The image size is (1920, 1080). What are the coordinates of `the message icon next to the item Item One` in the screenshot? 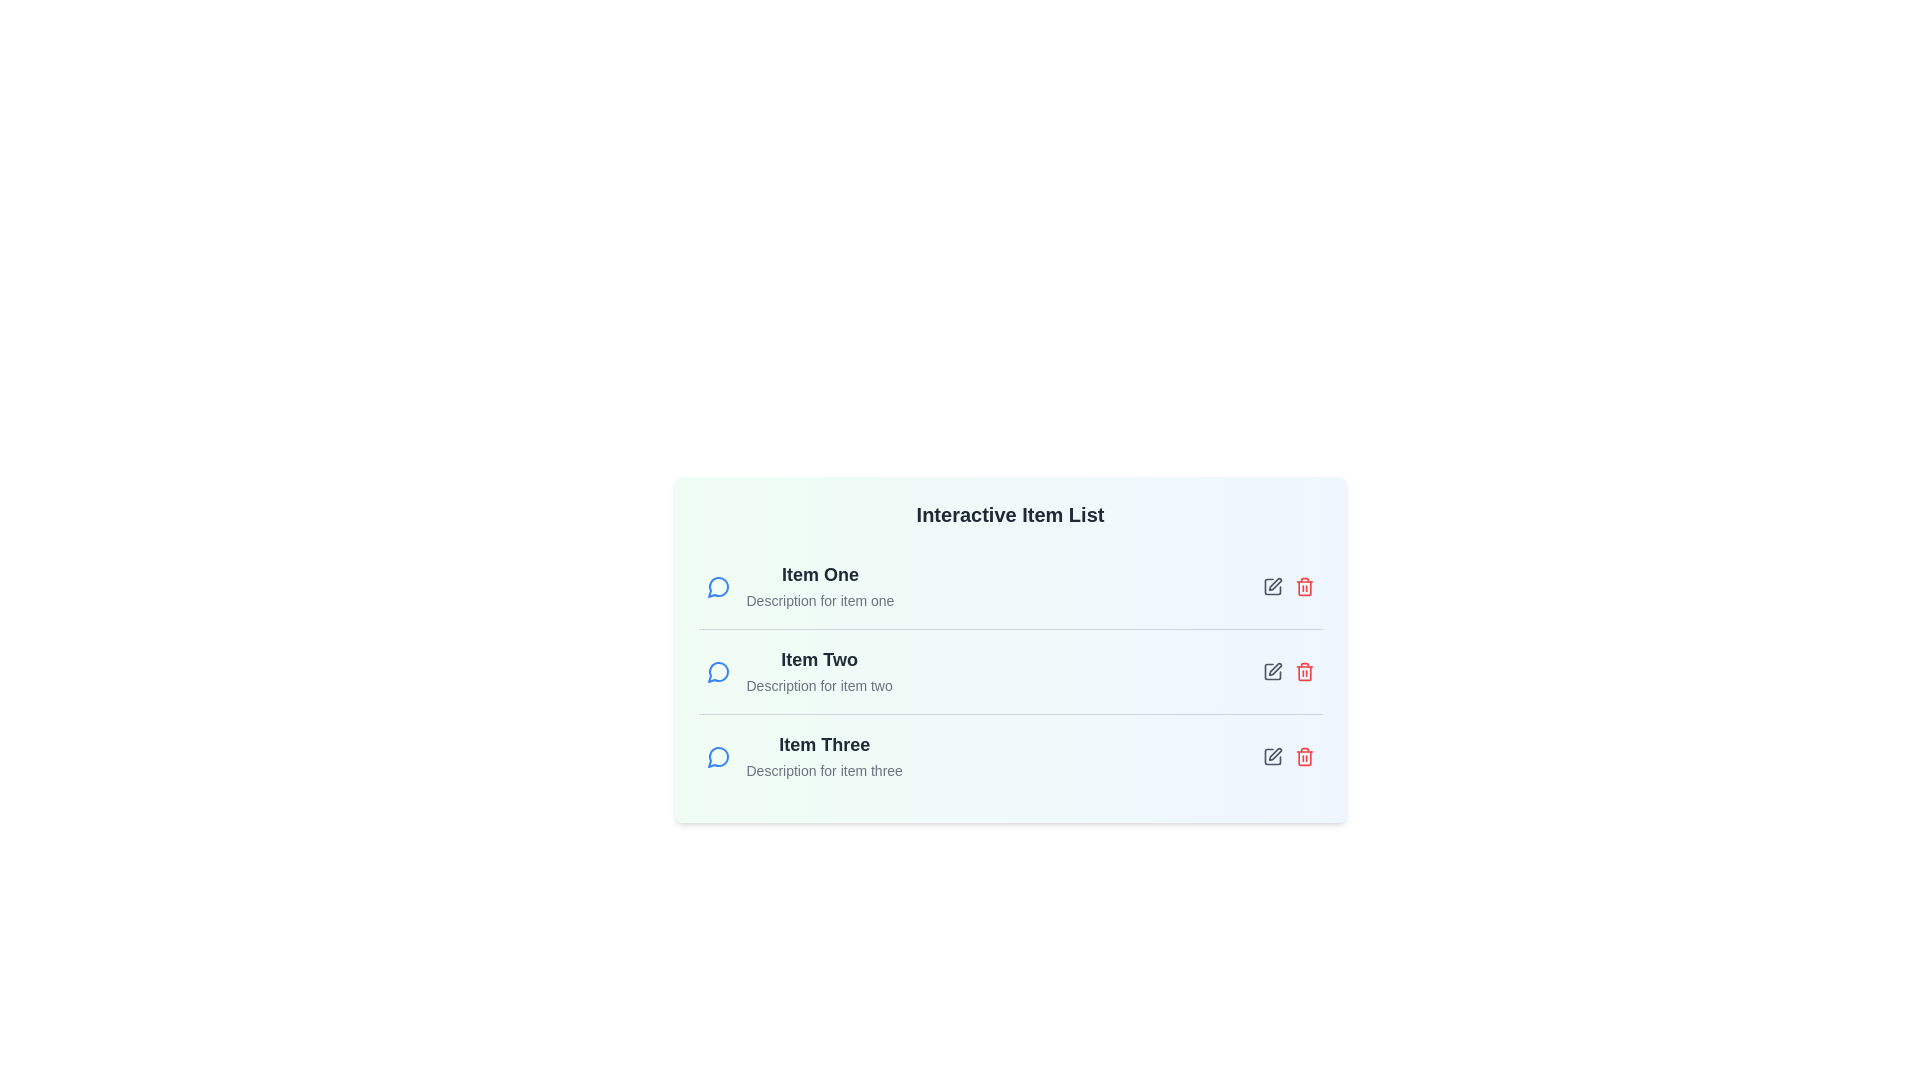 It's located at (718, 585).